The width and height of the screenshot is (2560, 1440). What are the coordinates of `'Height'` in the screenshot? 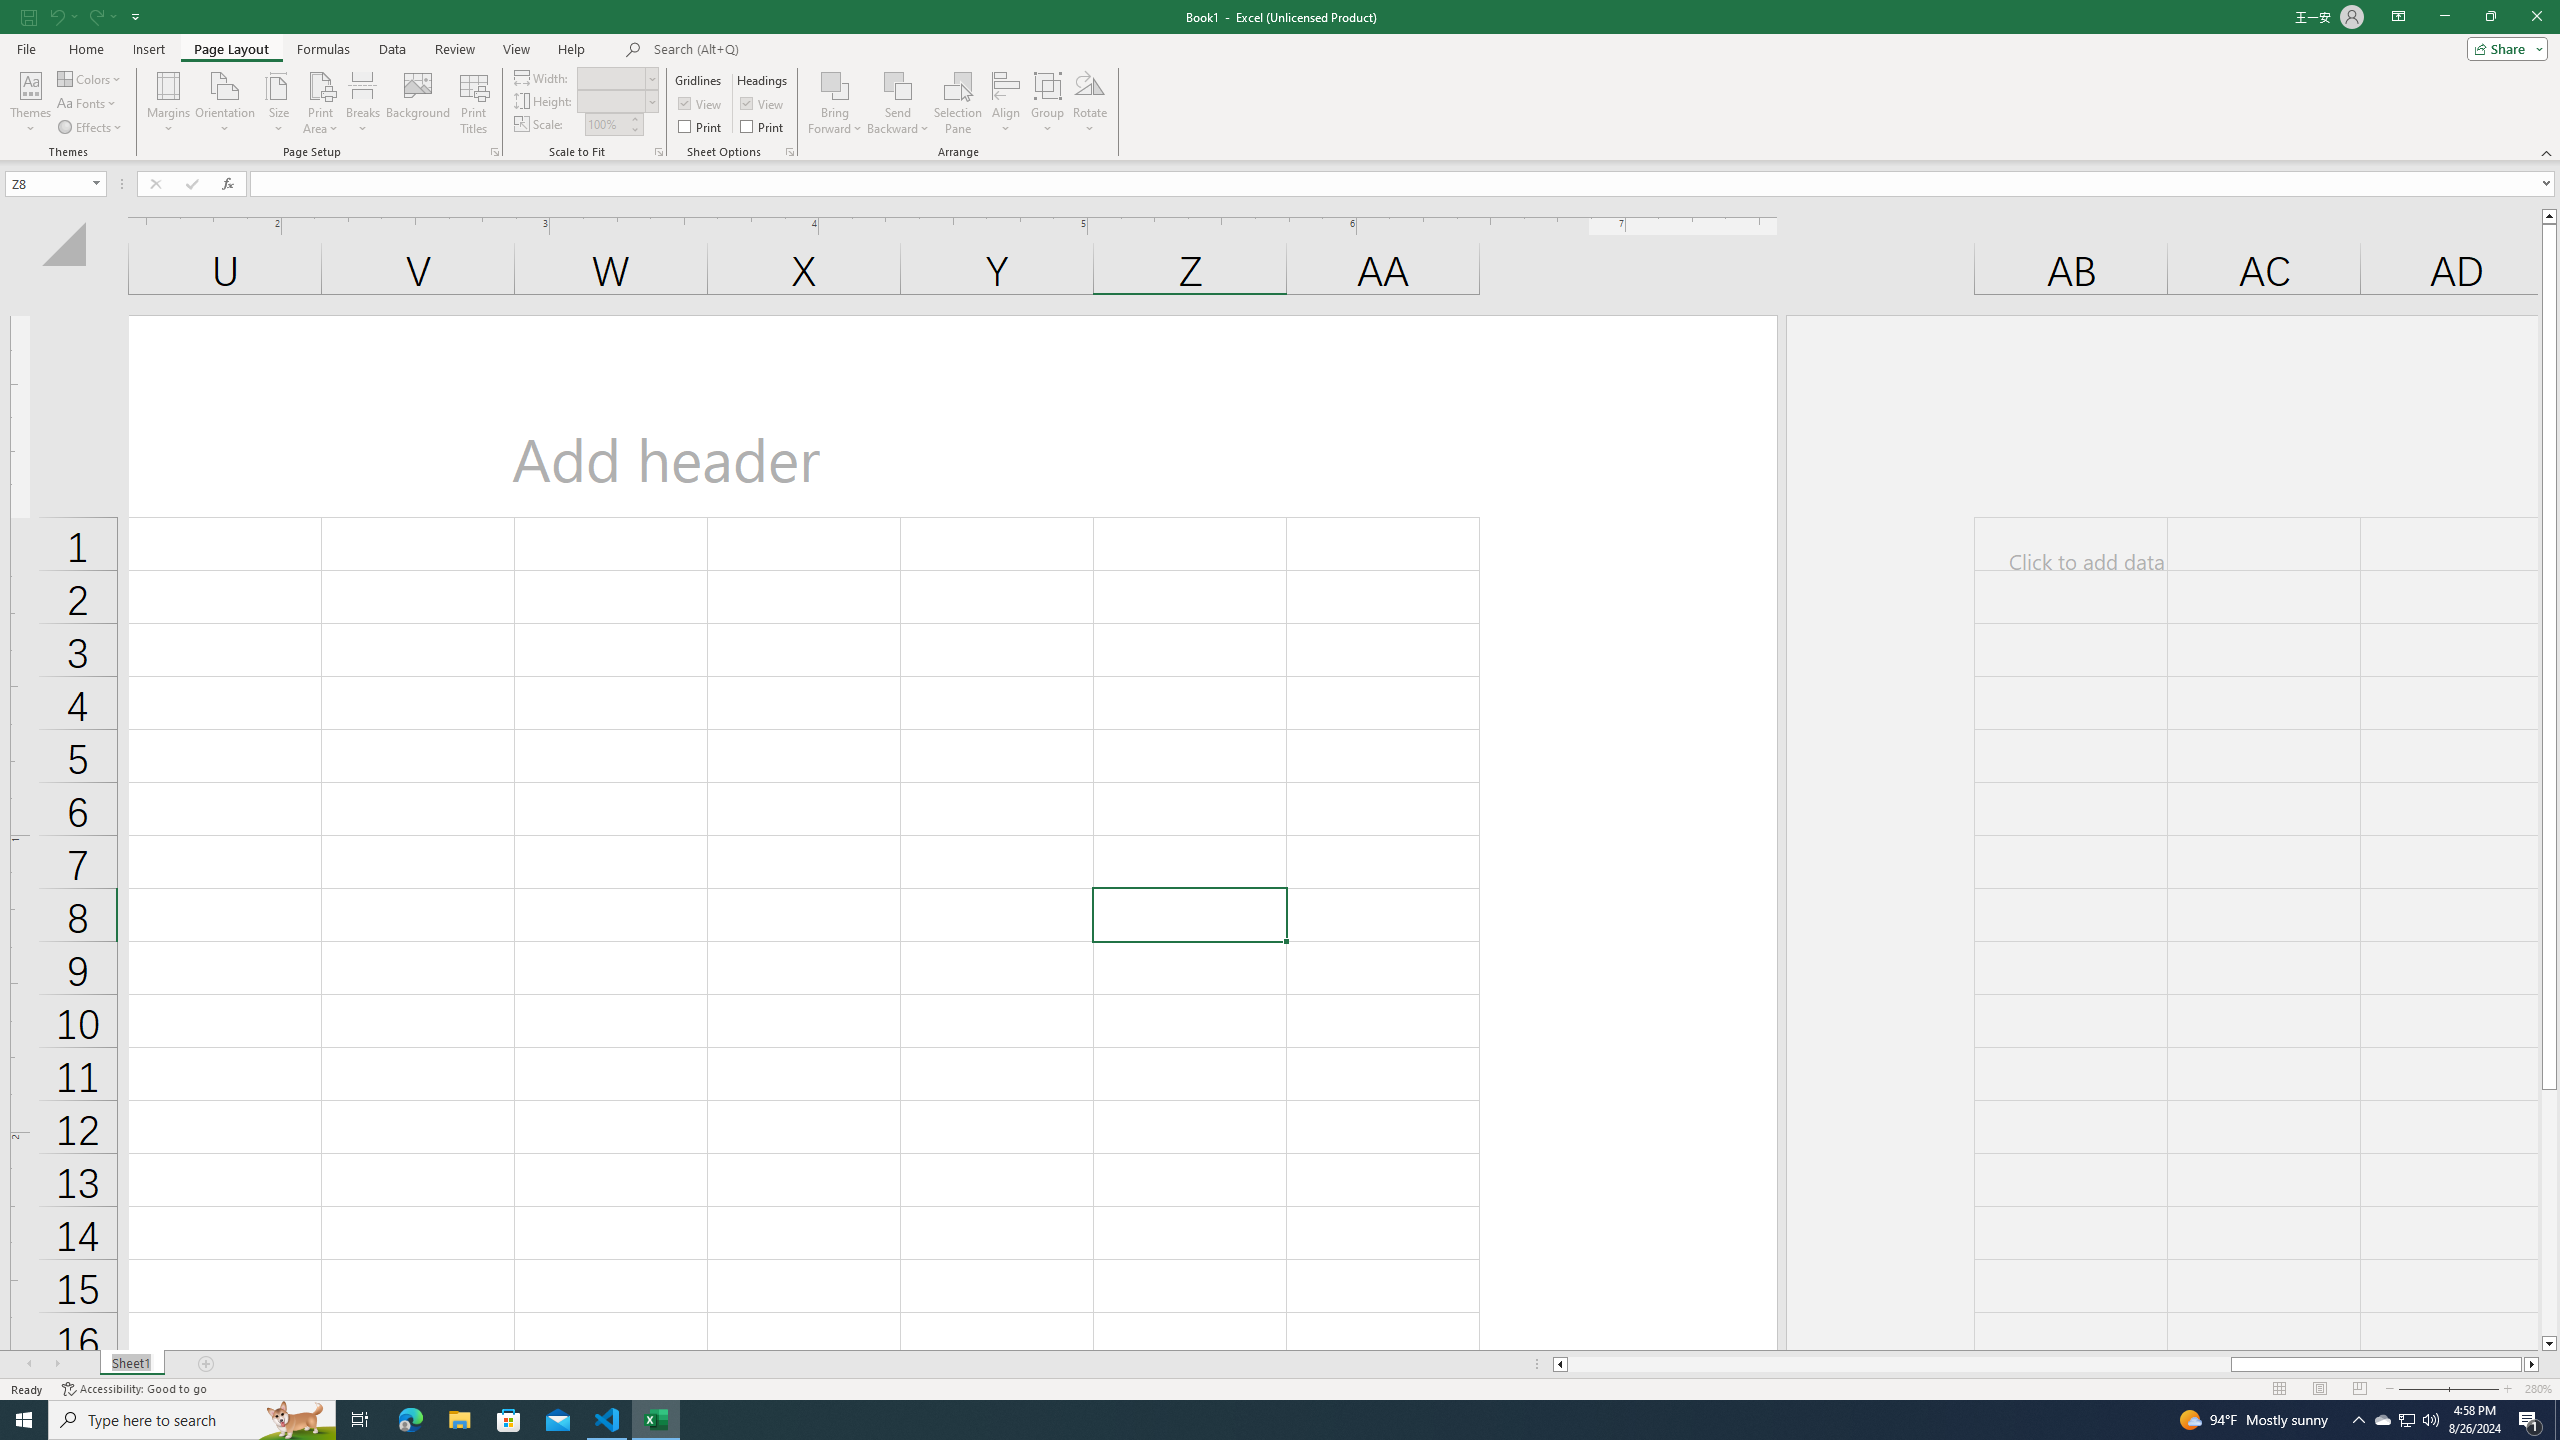 It's located at (611, 100).